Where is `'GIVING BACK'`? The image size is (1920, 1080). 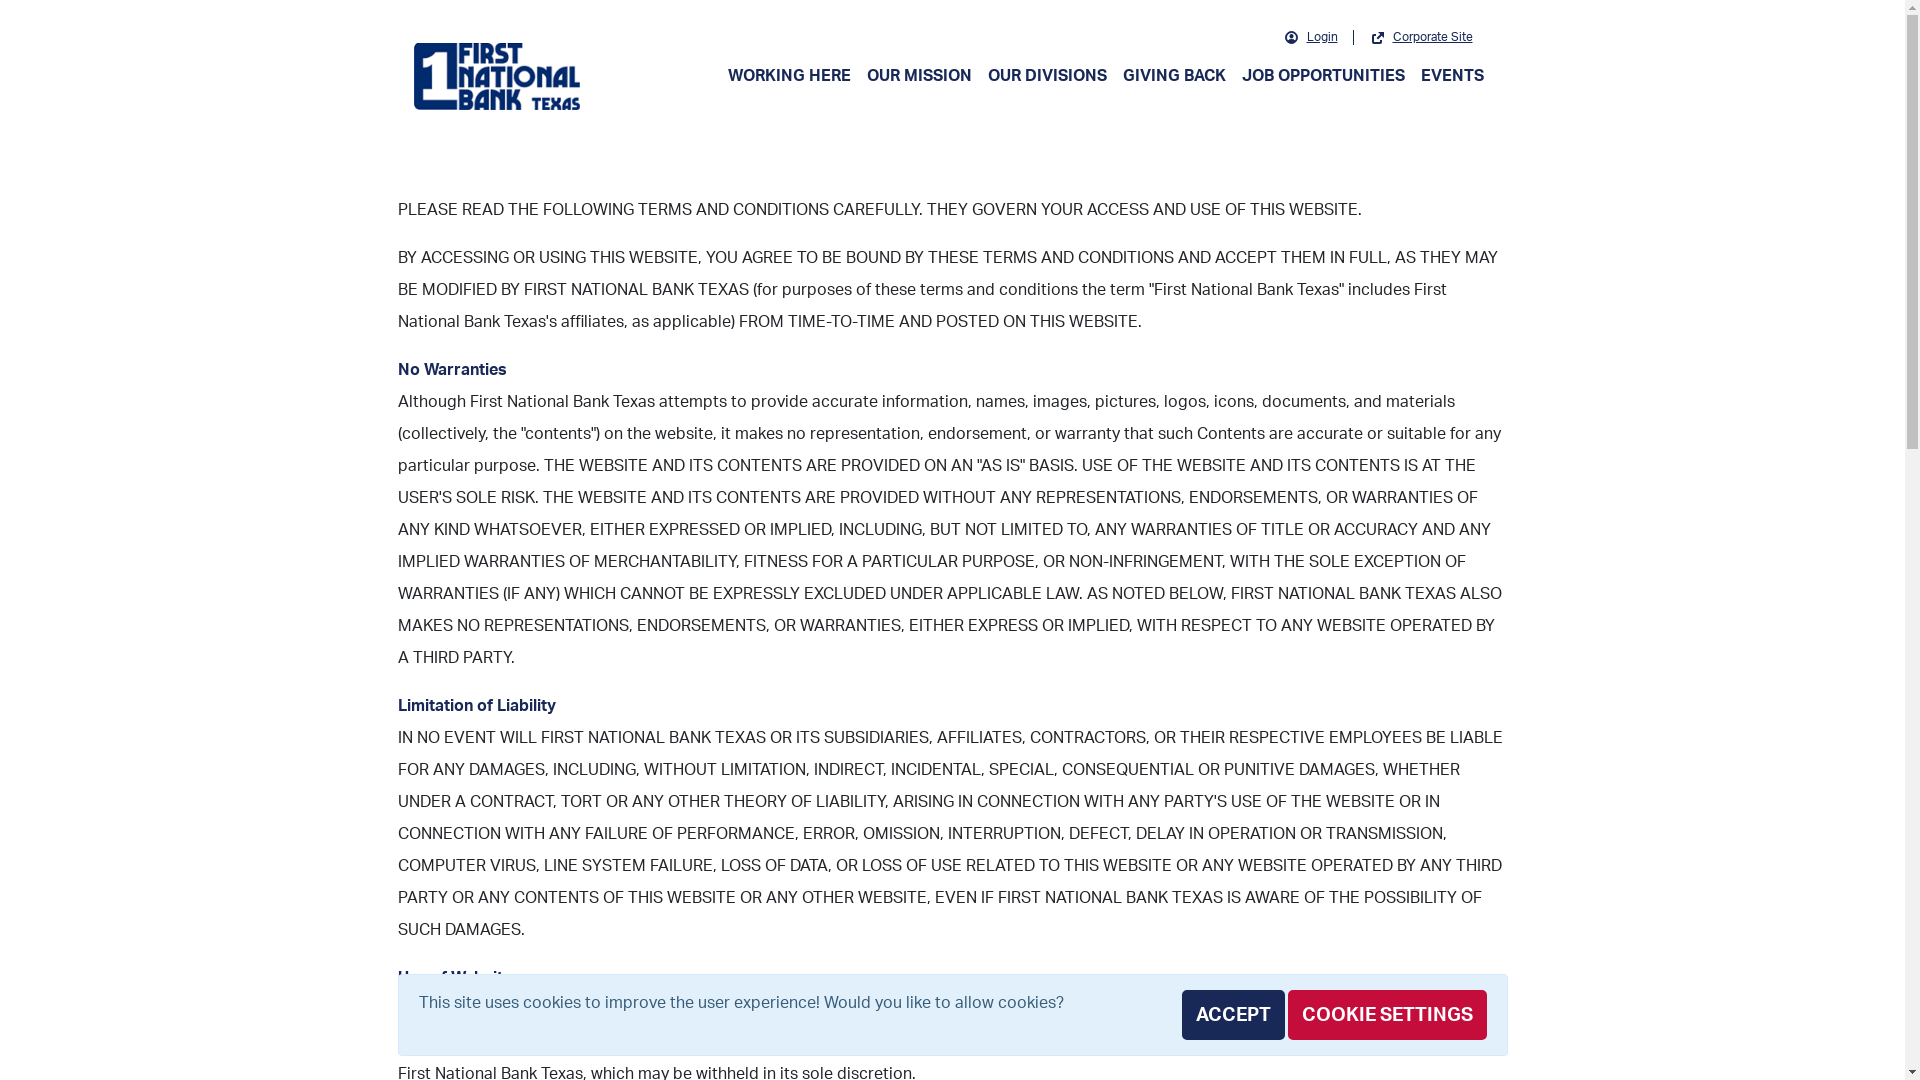
'GIVING BACK' is located at coordinates (1173, 75).